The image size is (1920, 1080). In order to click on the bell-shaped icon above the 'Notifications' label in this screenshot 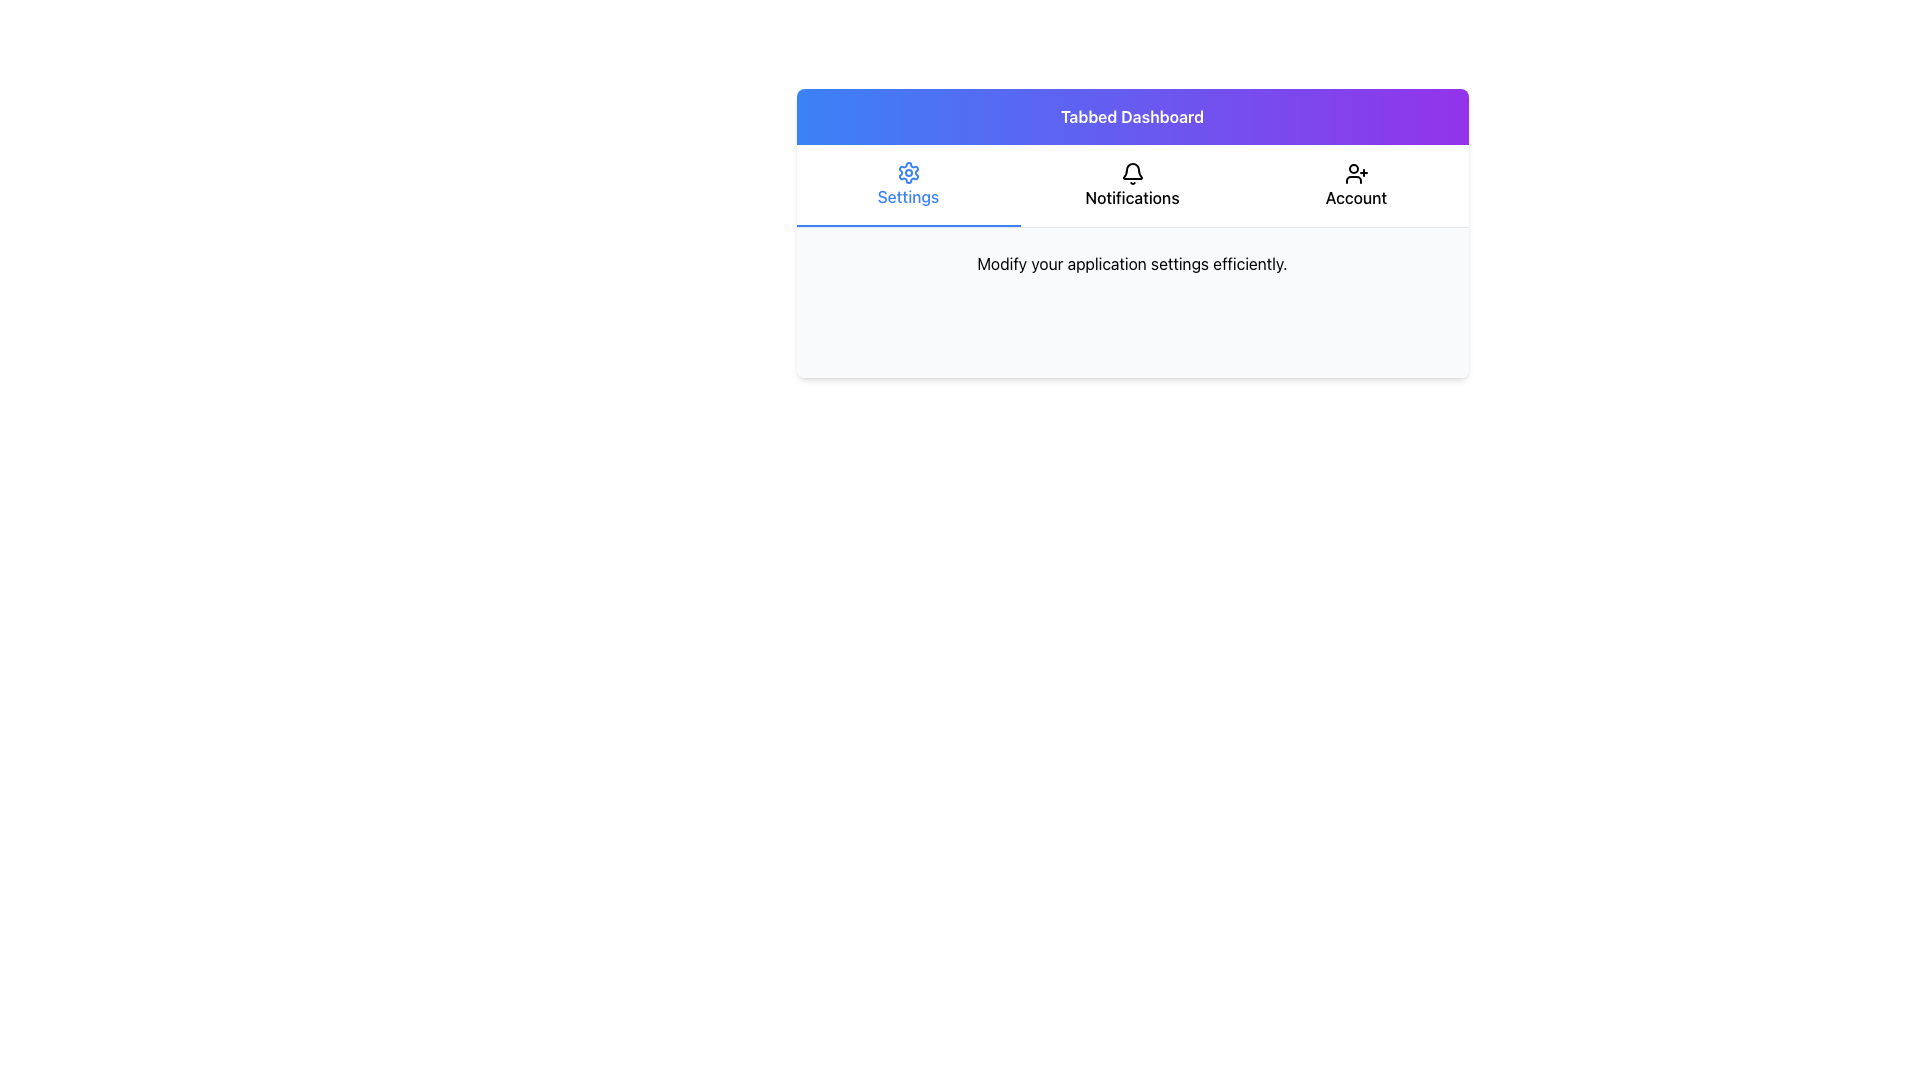, I will do `click(1132, 172)`.